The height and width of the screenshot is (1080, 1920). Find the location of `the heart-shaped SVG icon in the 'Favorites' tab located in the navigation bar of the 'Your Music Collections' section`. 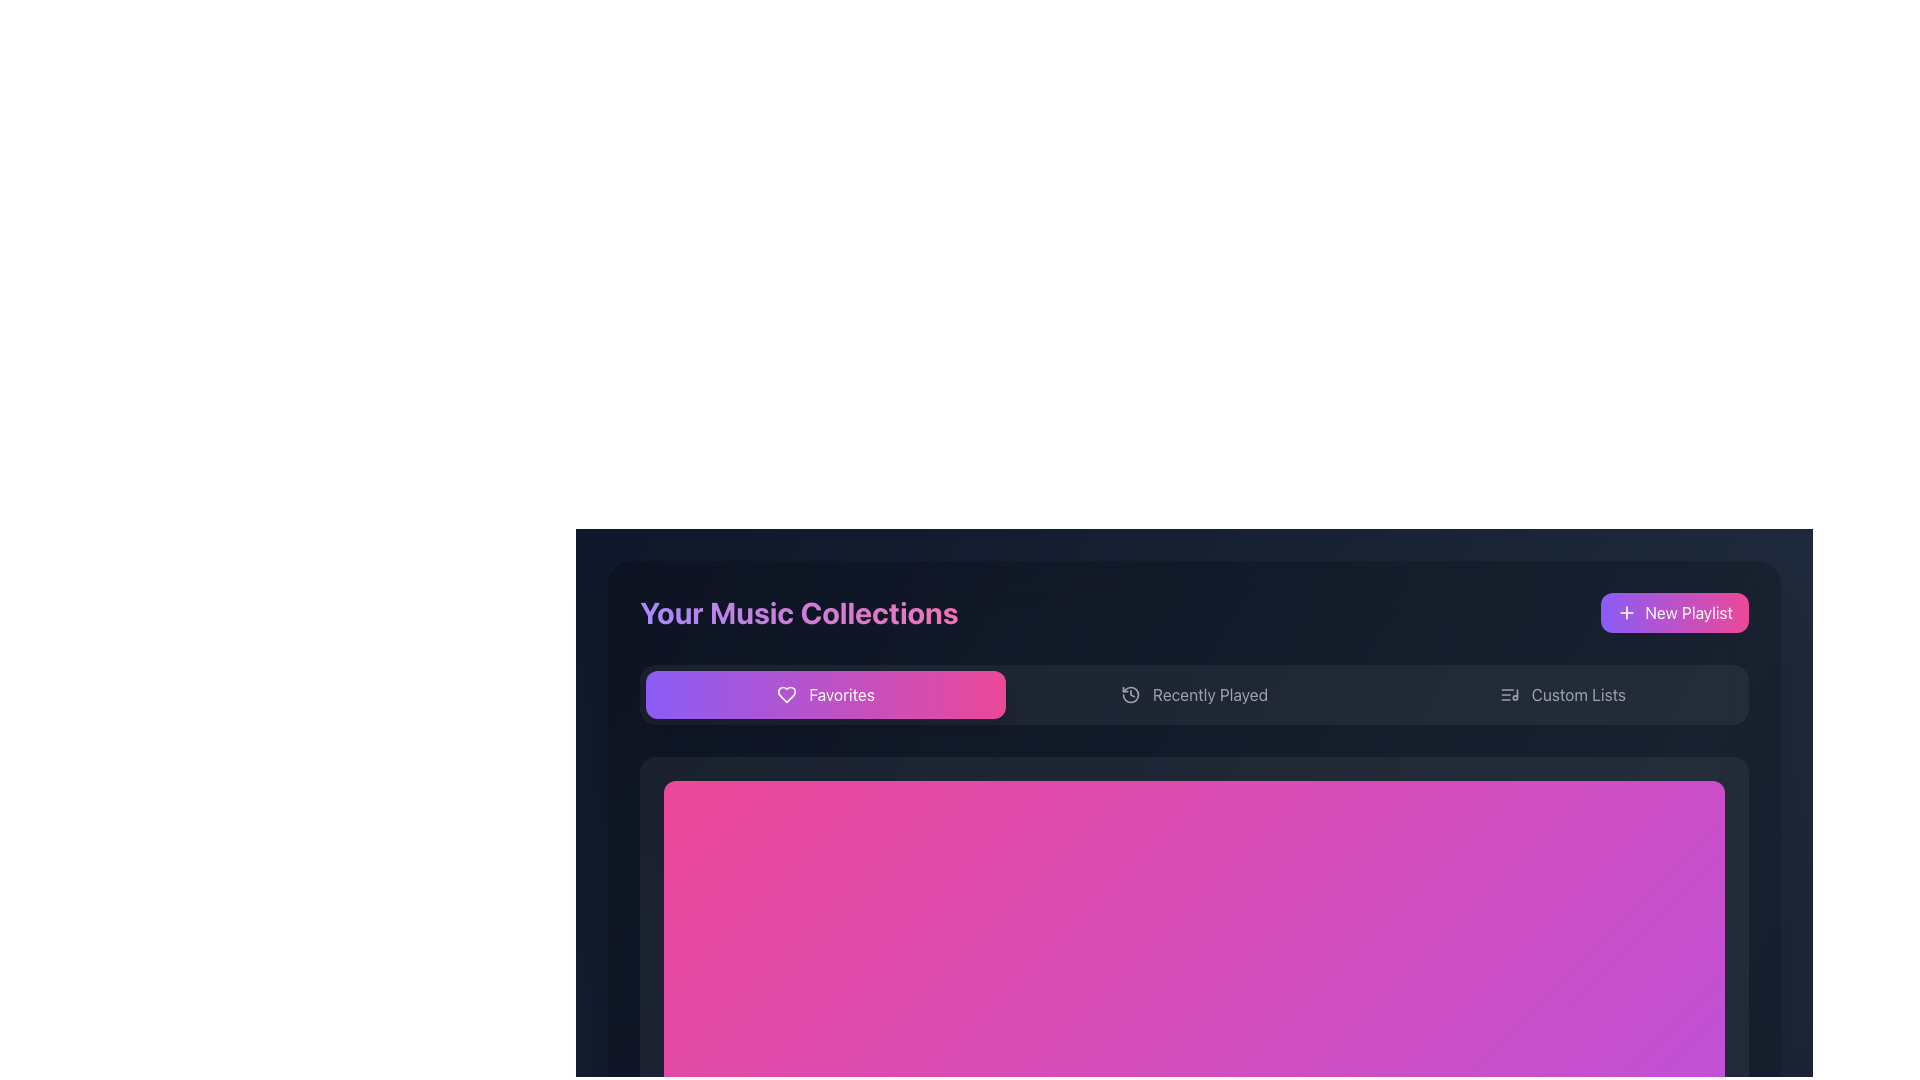

the heart-shaped SVG icon in the 'Favorites' tab located in the navigation bar of the 'Your Music Collections' section is located at coordinates (786, 693).